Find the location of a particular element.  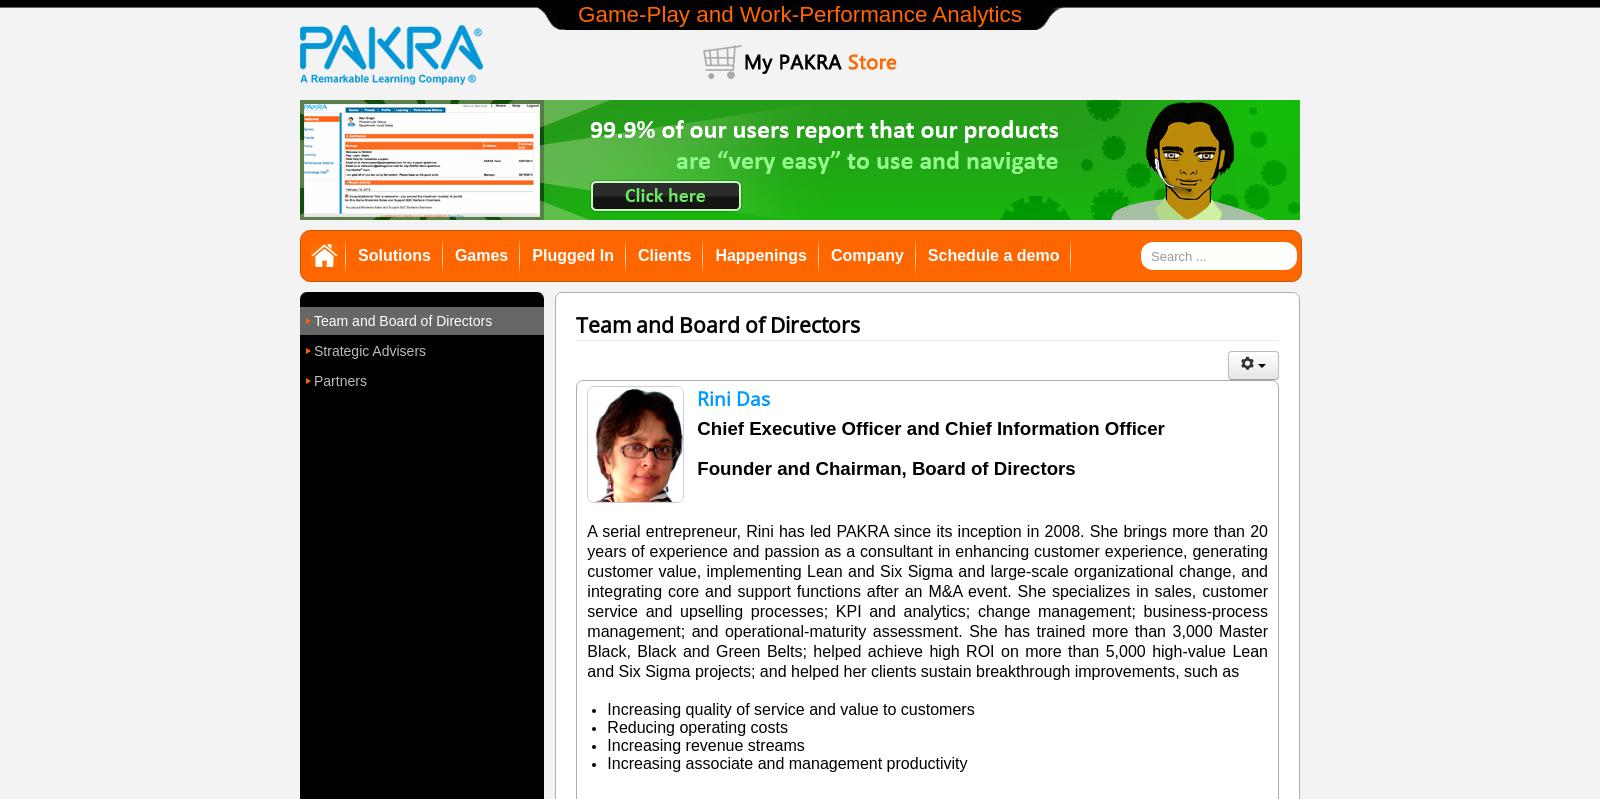

'Increasing revenue streams' is located at coordinates (705, 745).